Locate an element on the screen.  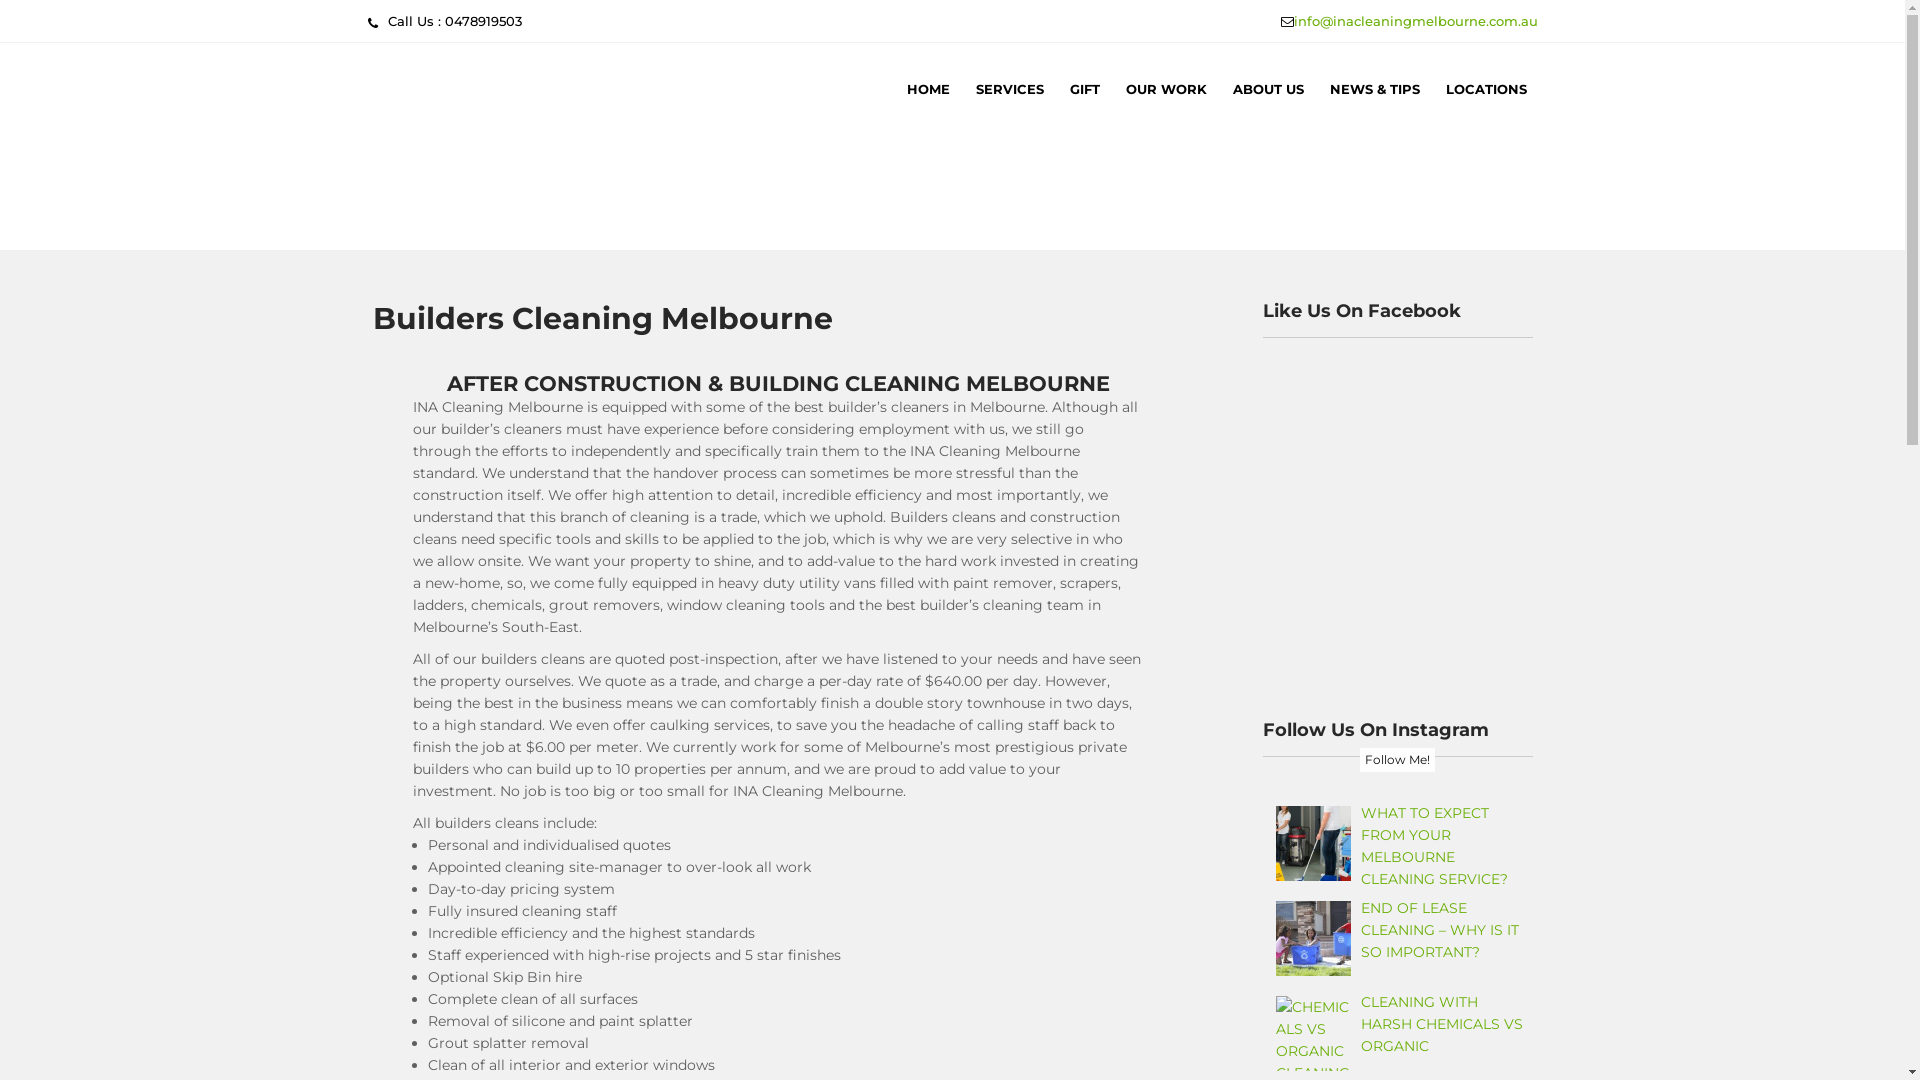
'SERVICES' is located at coordinates (964, 87).